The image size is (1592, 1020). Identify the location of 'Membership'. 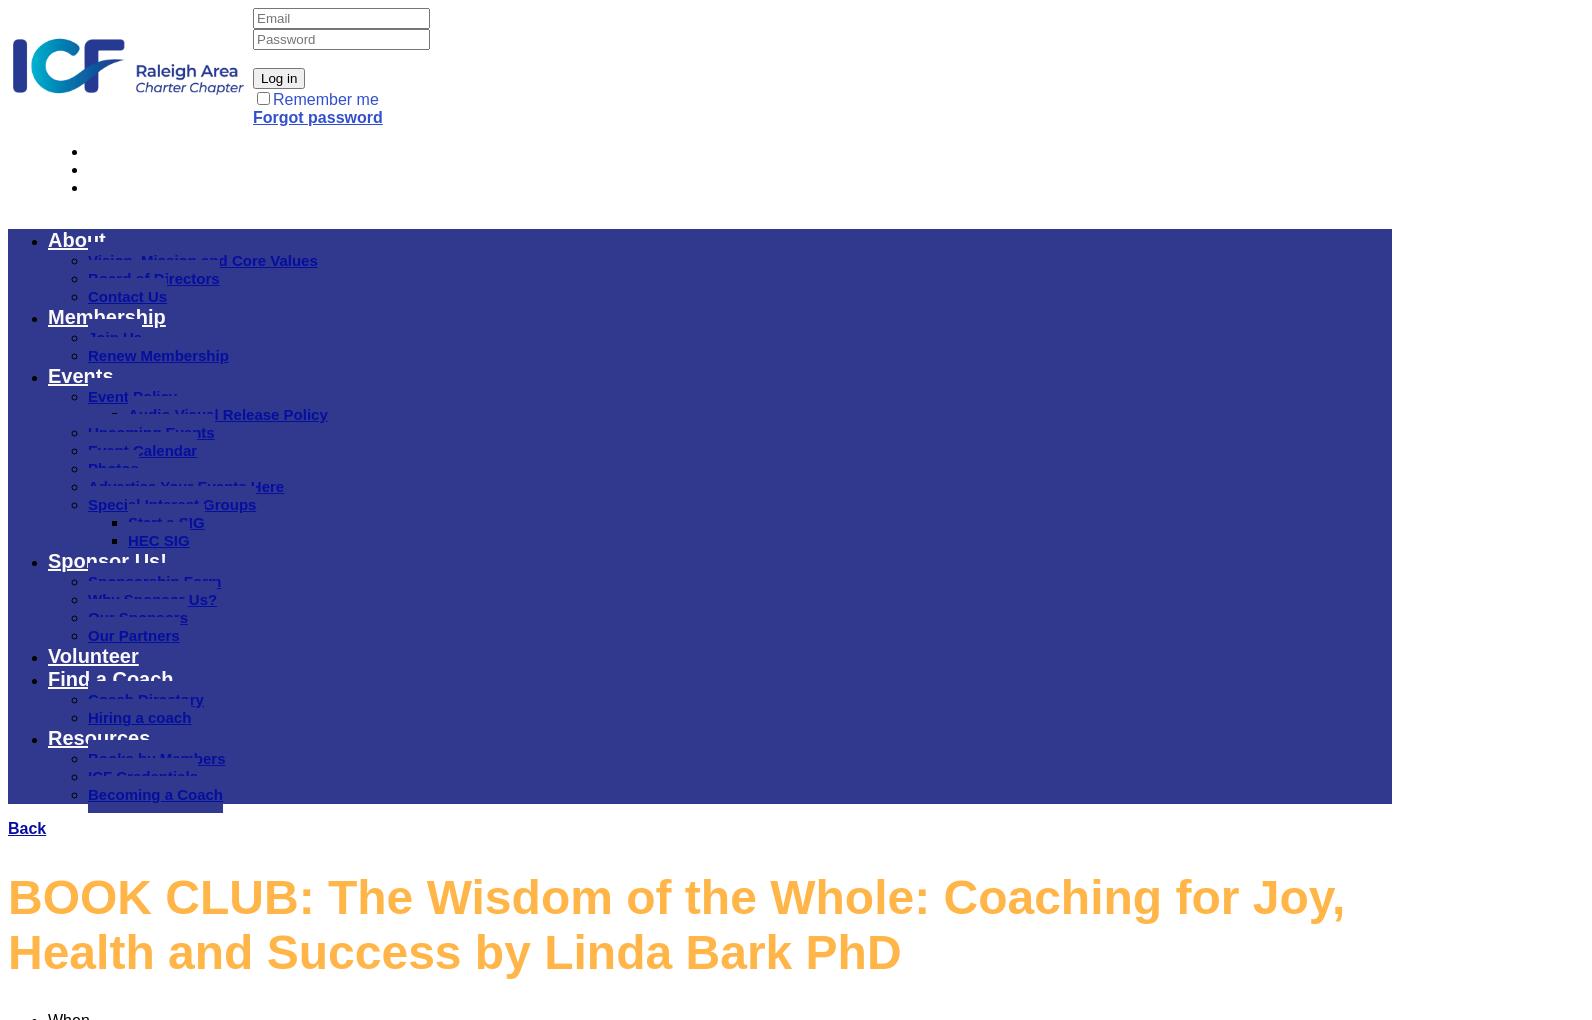
(106, 317).